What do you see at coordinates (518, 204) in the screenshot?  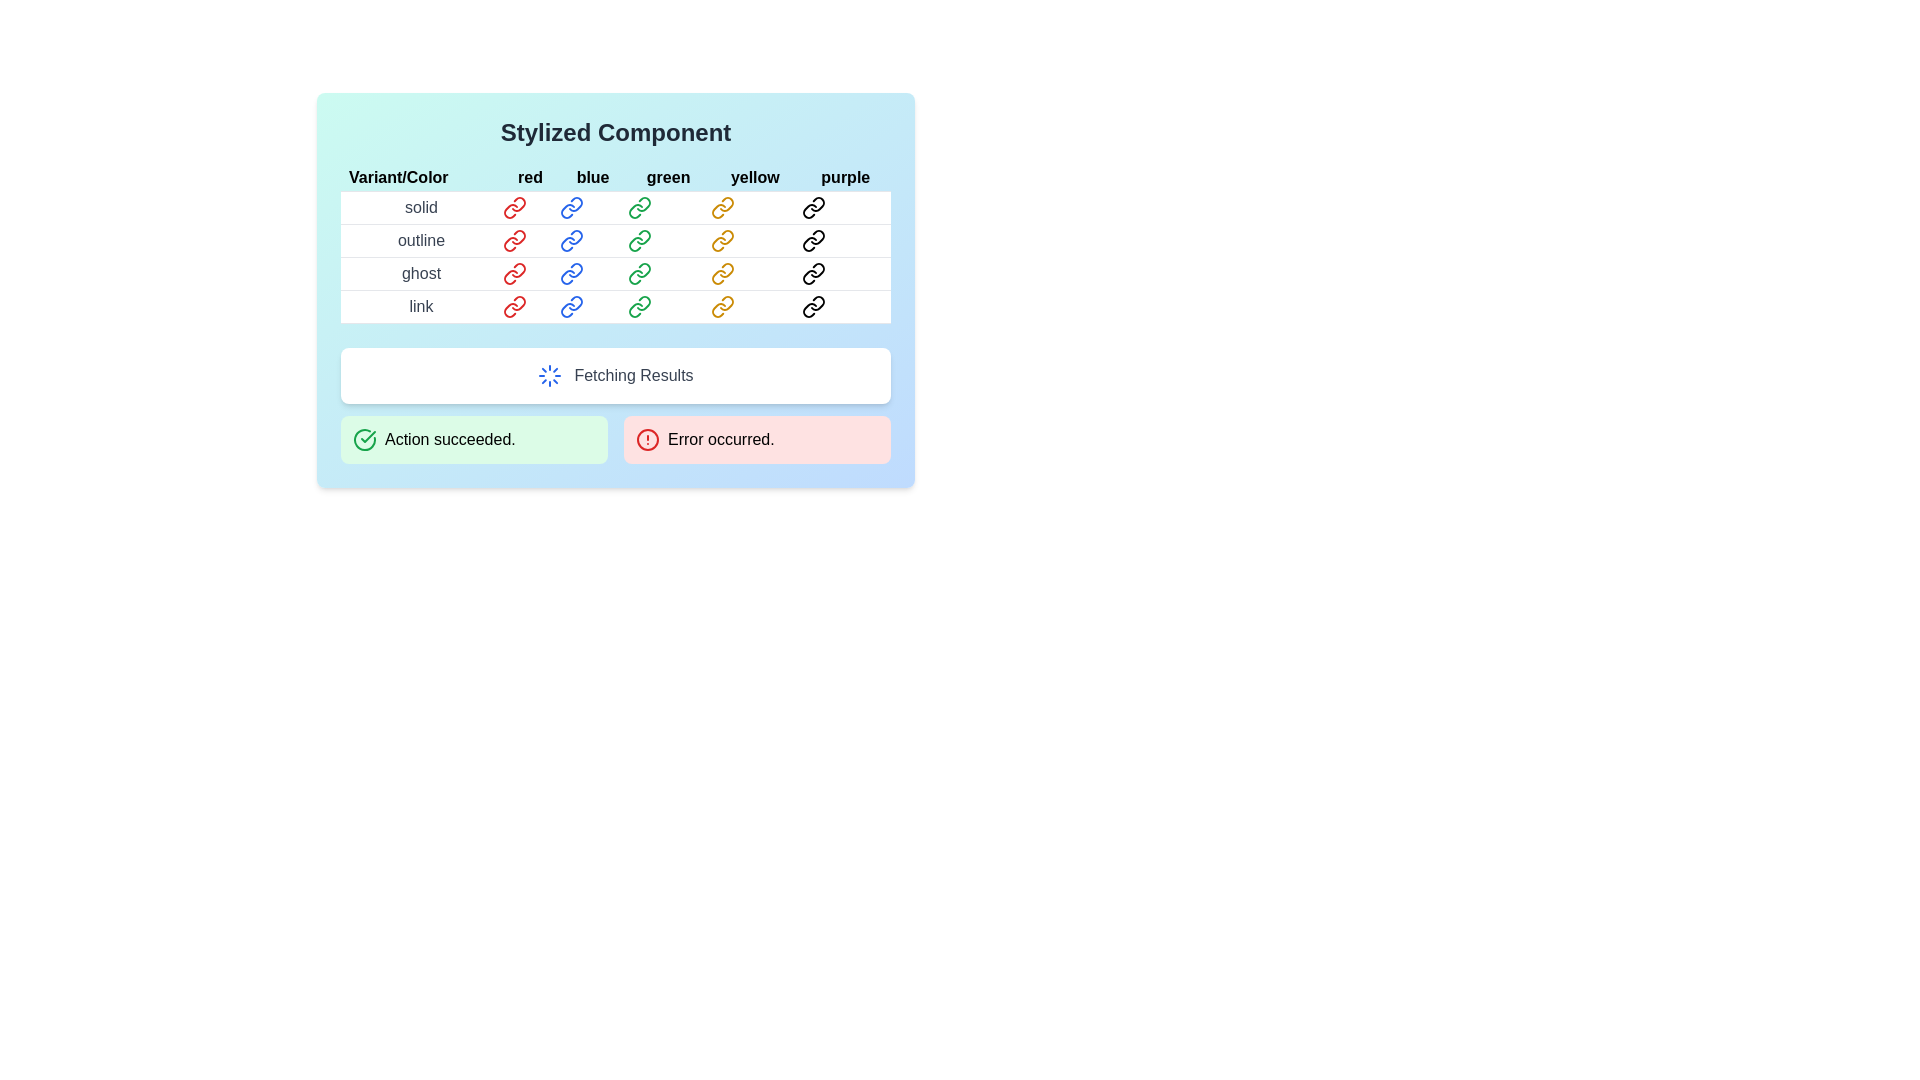 I see `the red chain-like icon located in the first cell of the table under the 'red' column and 'solid' row` at bounding box center [518, 204].